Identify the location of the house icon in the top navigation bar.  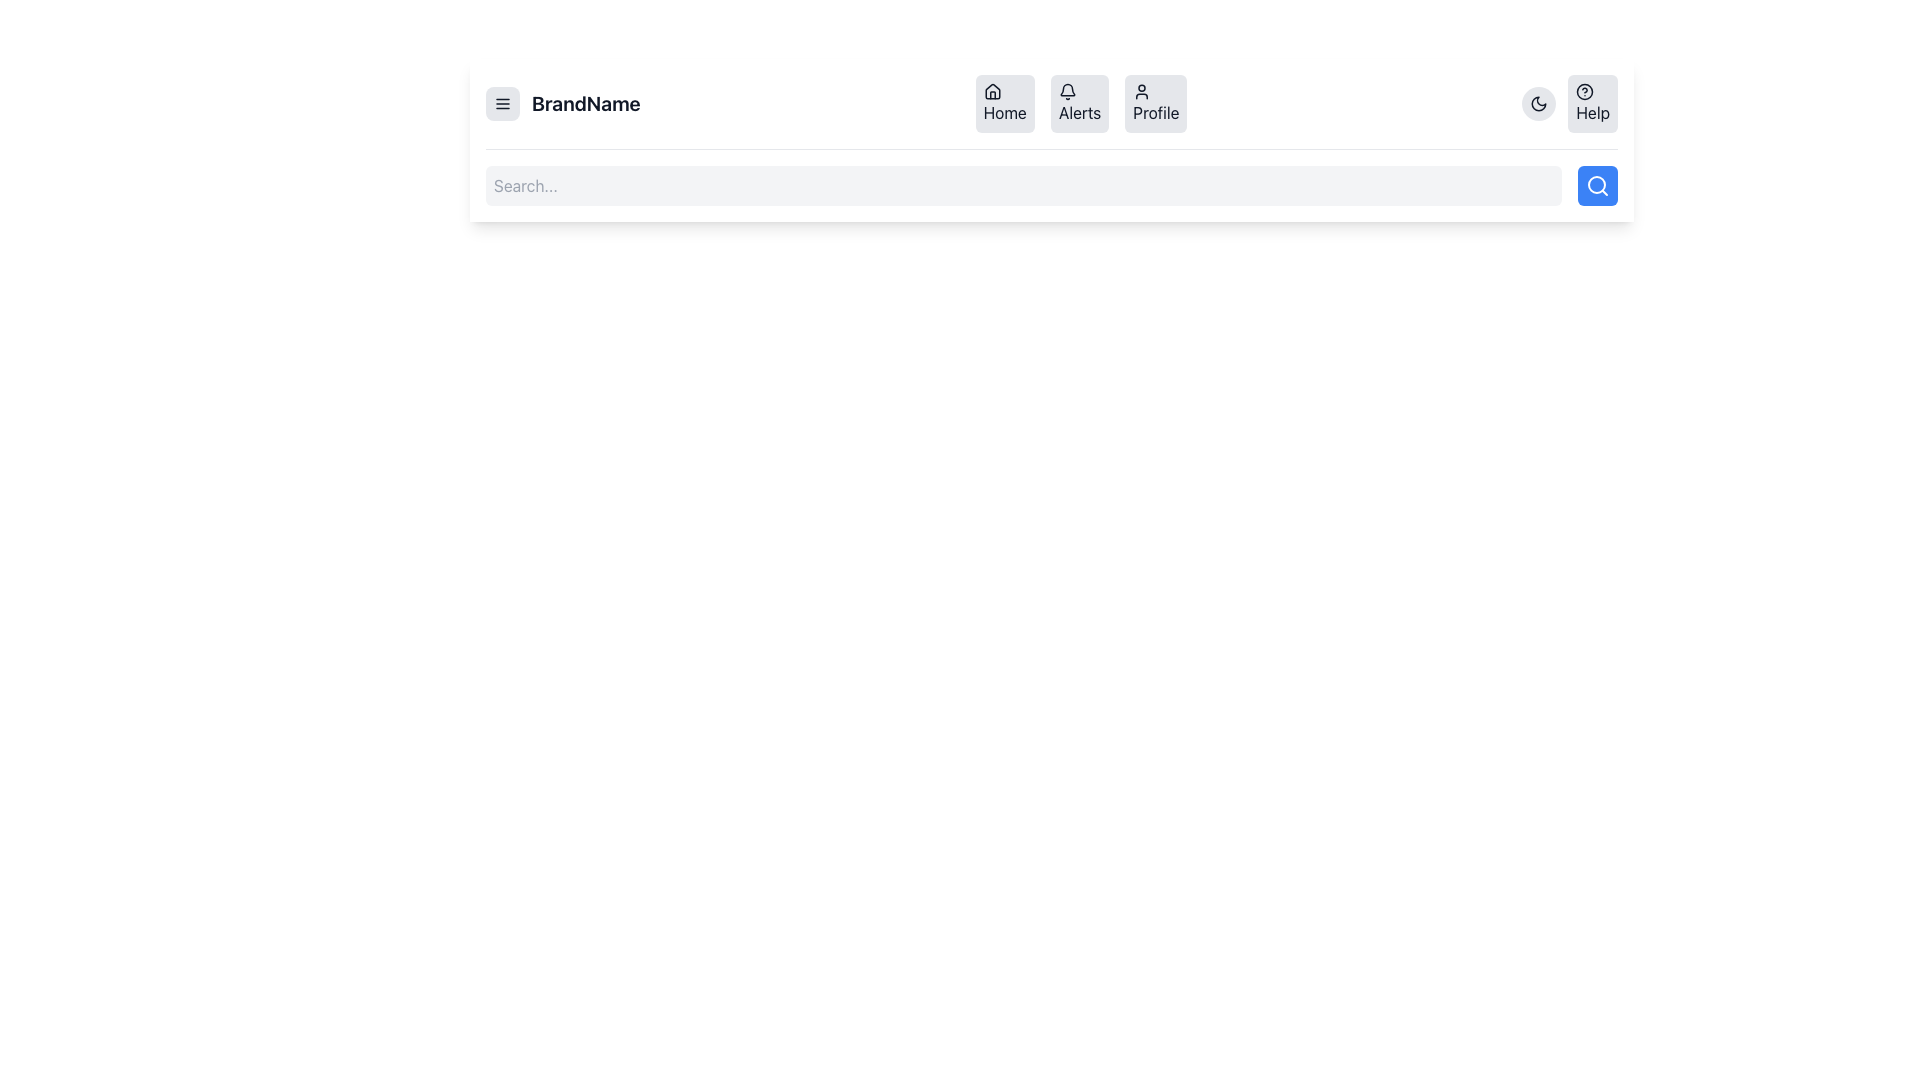
(992, 92).